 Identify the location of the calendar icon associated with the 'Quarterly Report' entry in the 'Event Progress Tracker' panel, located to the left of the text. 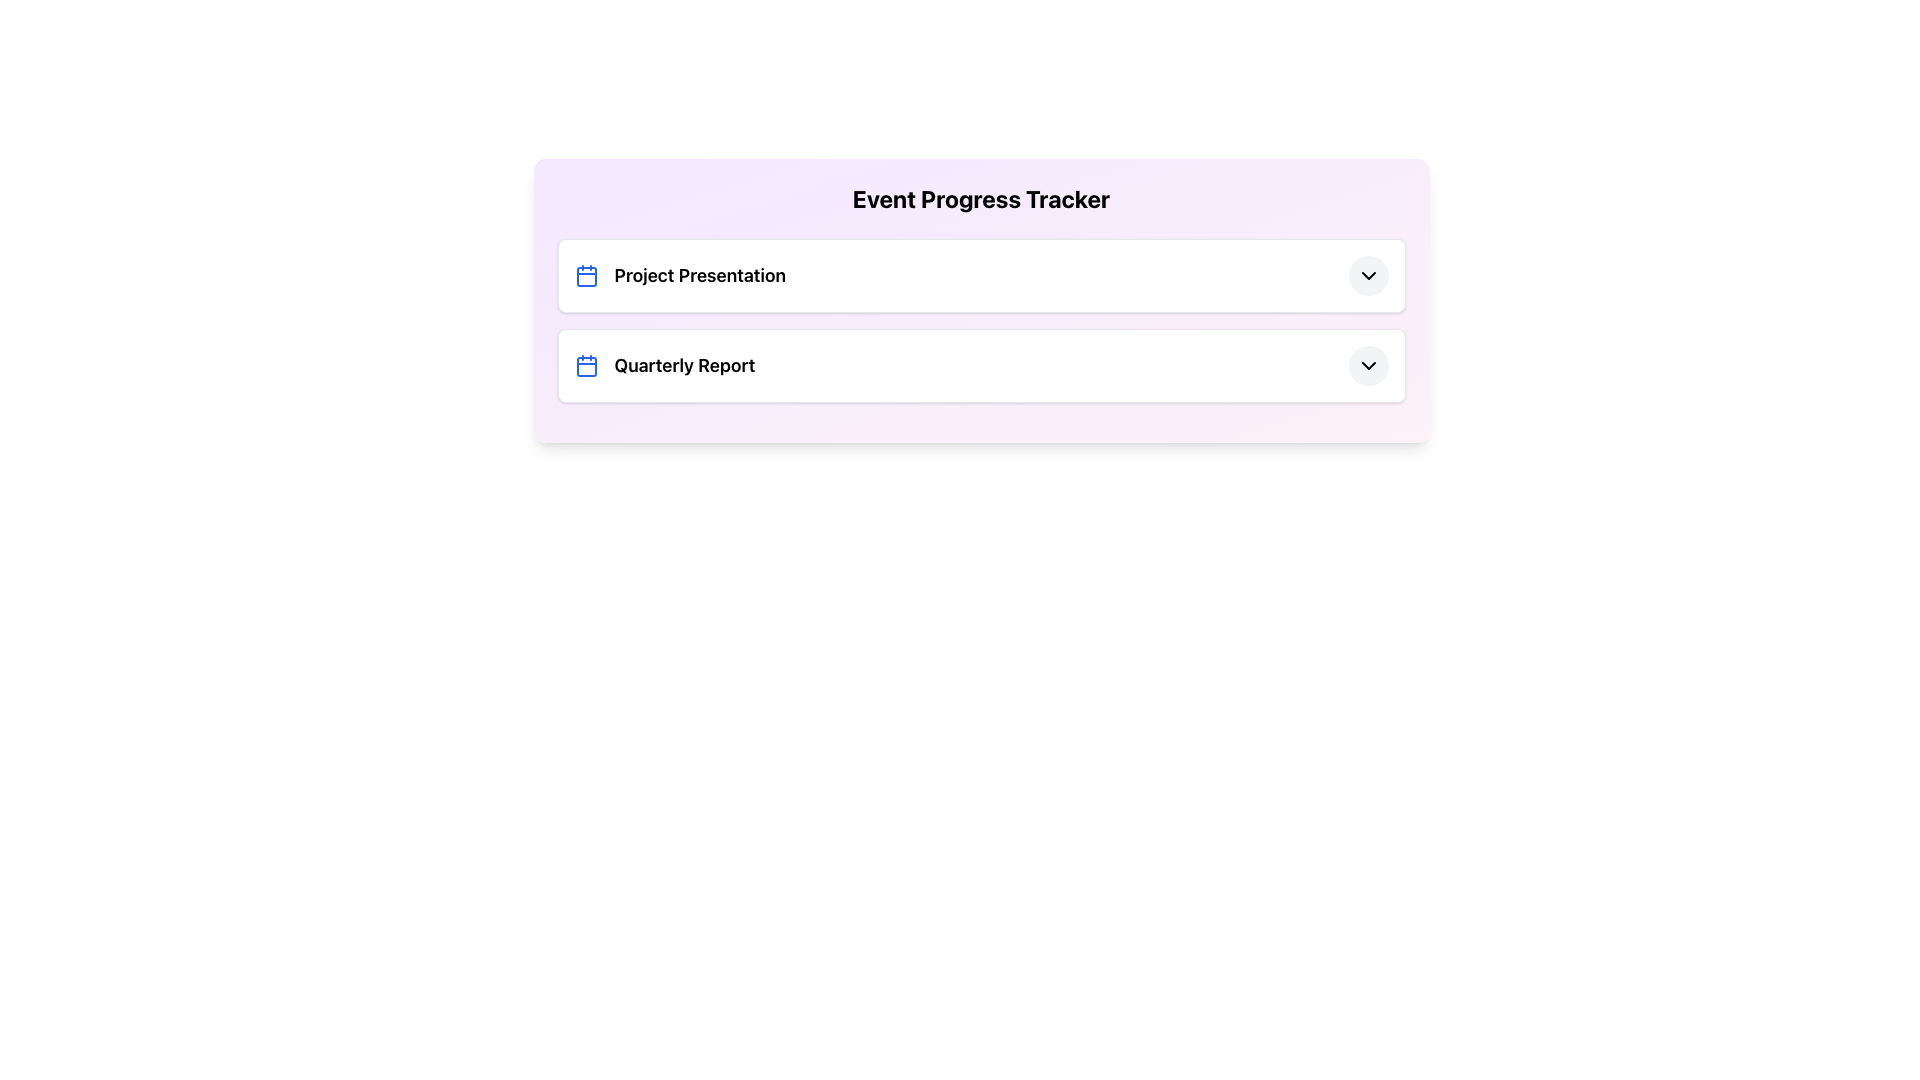
(585, 366).